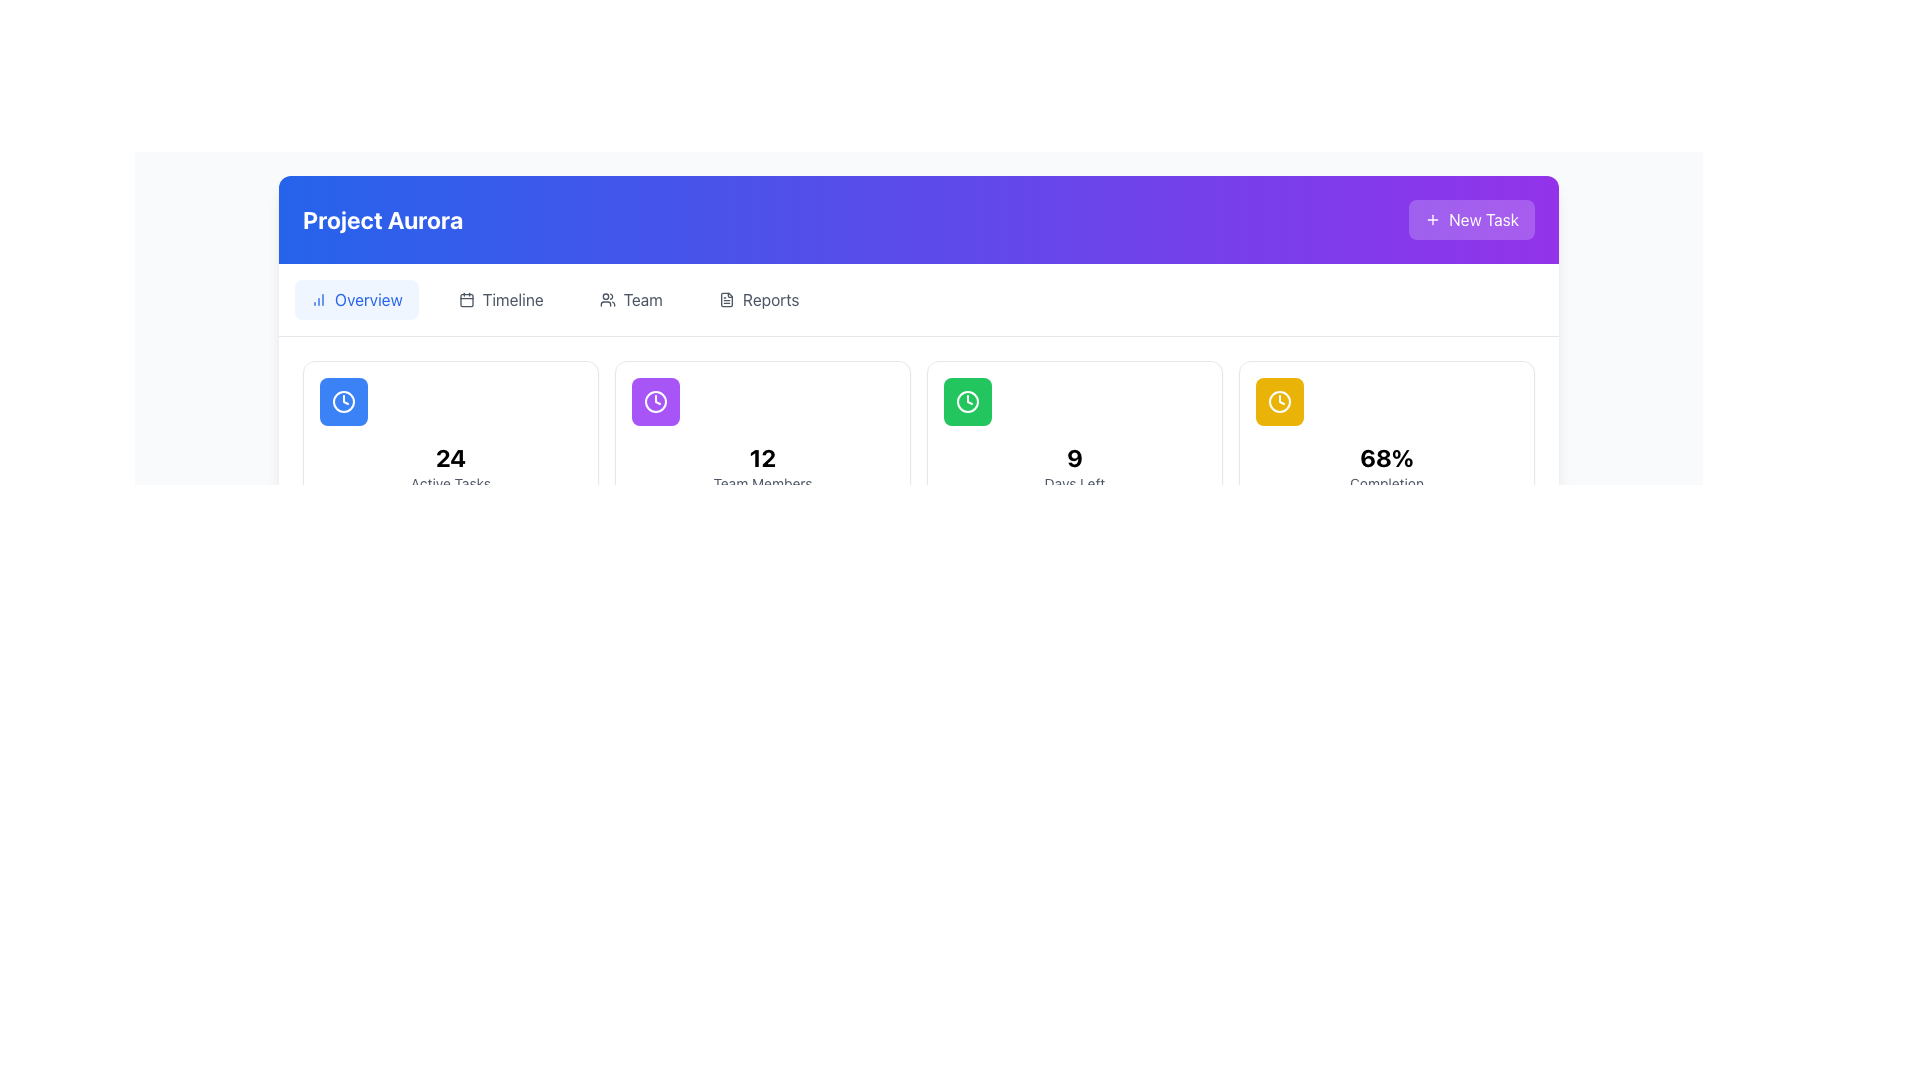 This screenshot has height=1080, width=1920. Describe the element at coordinates (1386, 458) in the screenshot. I see `the displayed percentage value '68%' from the bold text label located centrally above the text 'Completion' and below a yellow clock icon` at that location.